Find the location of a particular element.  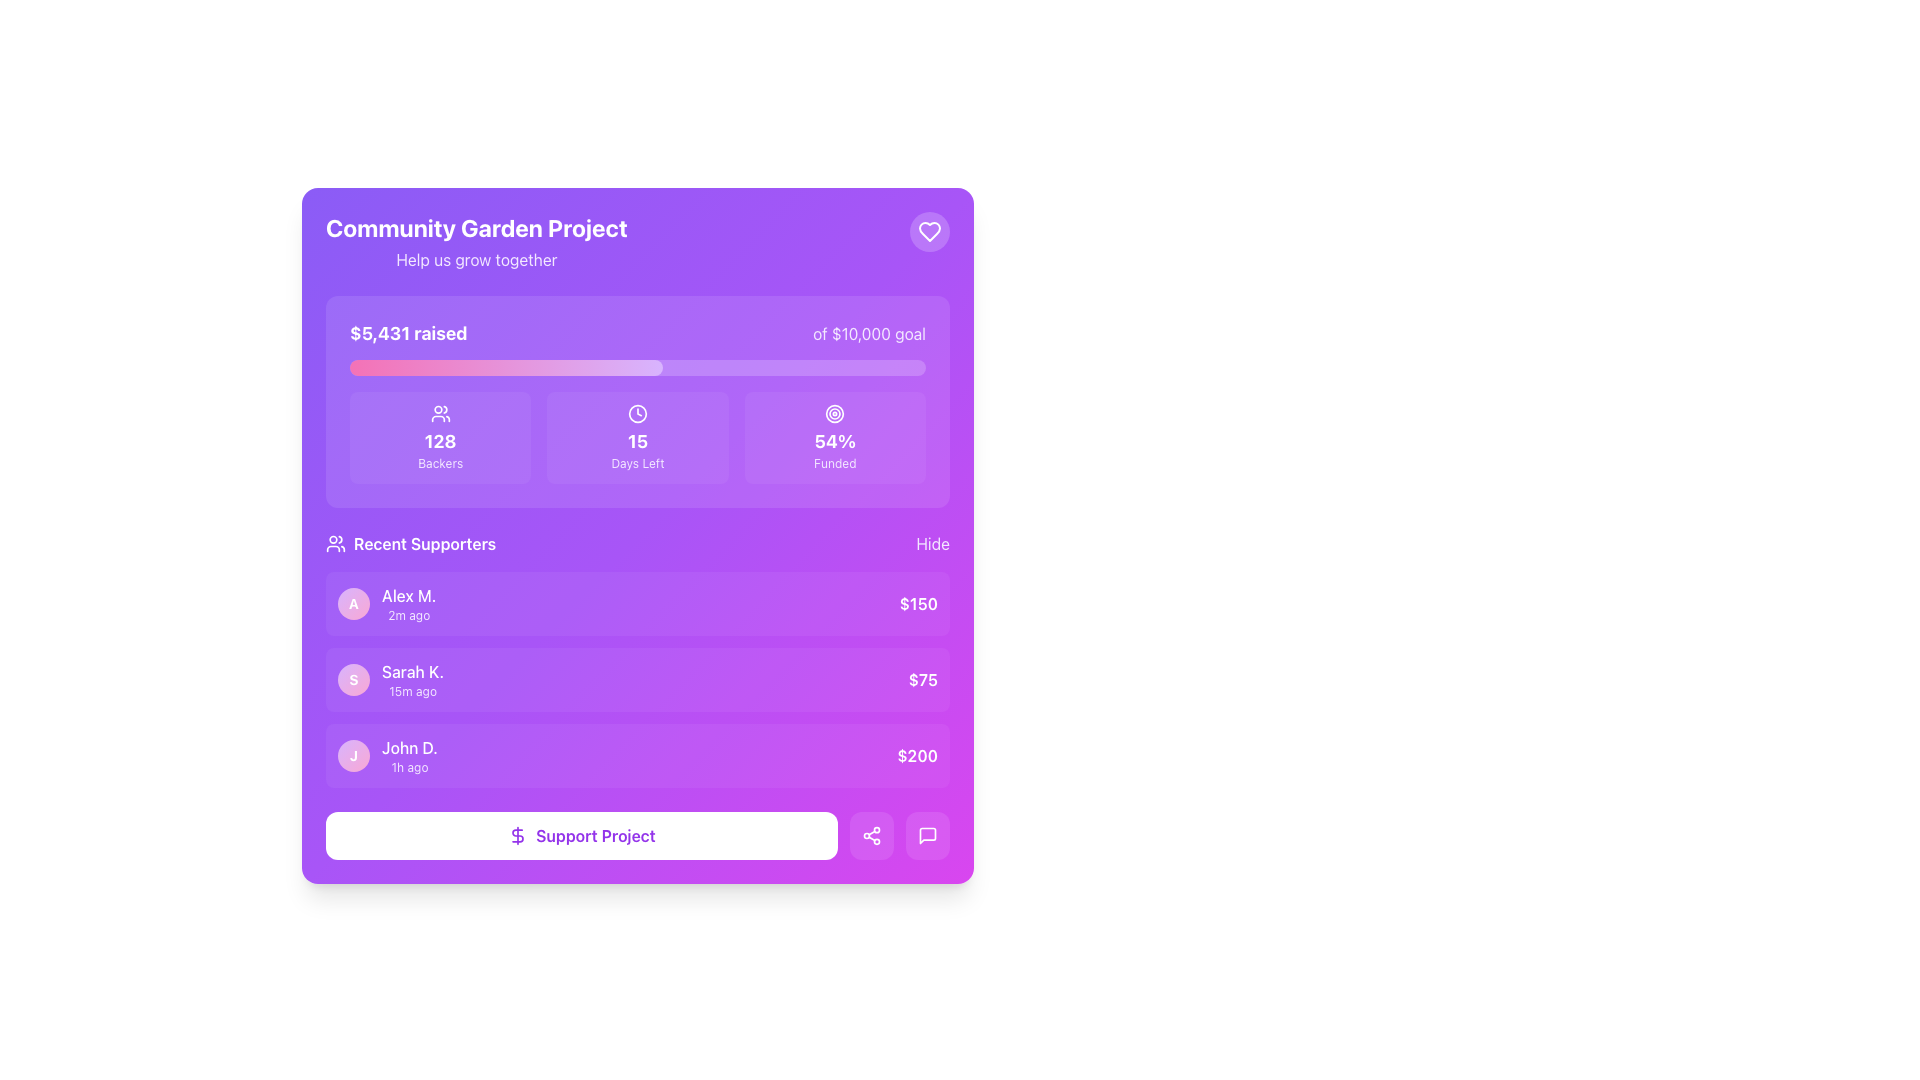

the Decorative icon, which is a circular icon with concentric circles resembling a target symbol, styled in white against a purple background, positioned above the text '54% Funded' is located at coordinates (835, 412).